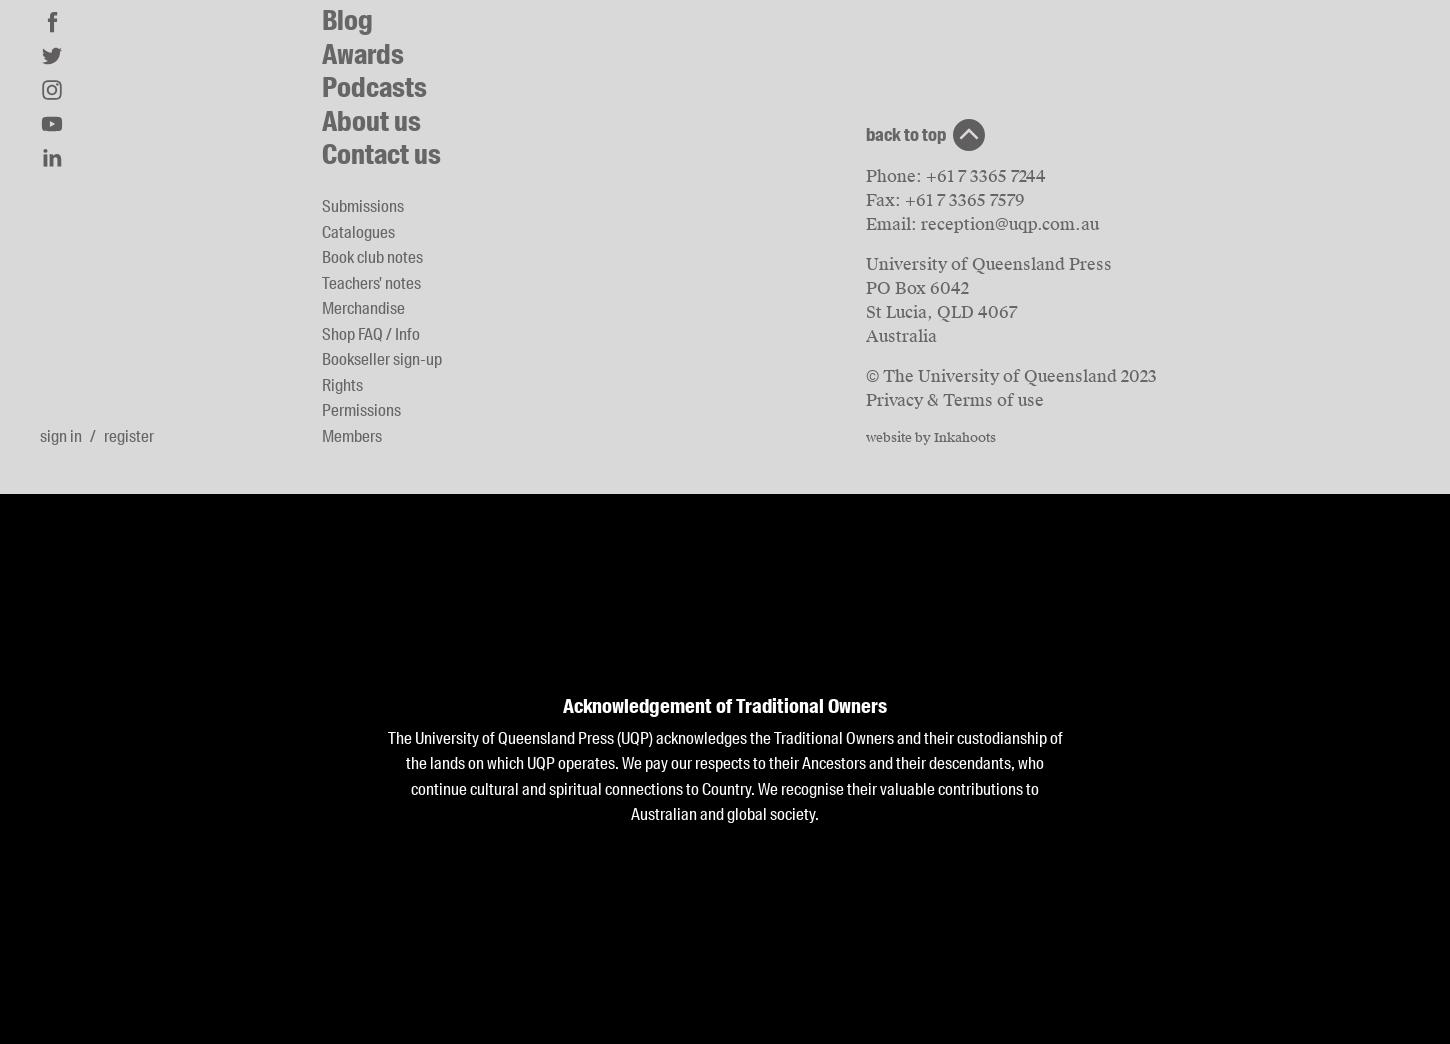 This screenshot has width=1450, height=1044. I want to click on 'Email:', so click(892, 223).